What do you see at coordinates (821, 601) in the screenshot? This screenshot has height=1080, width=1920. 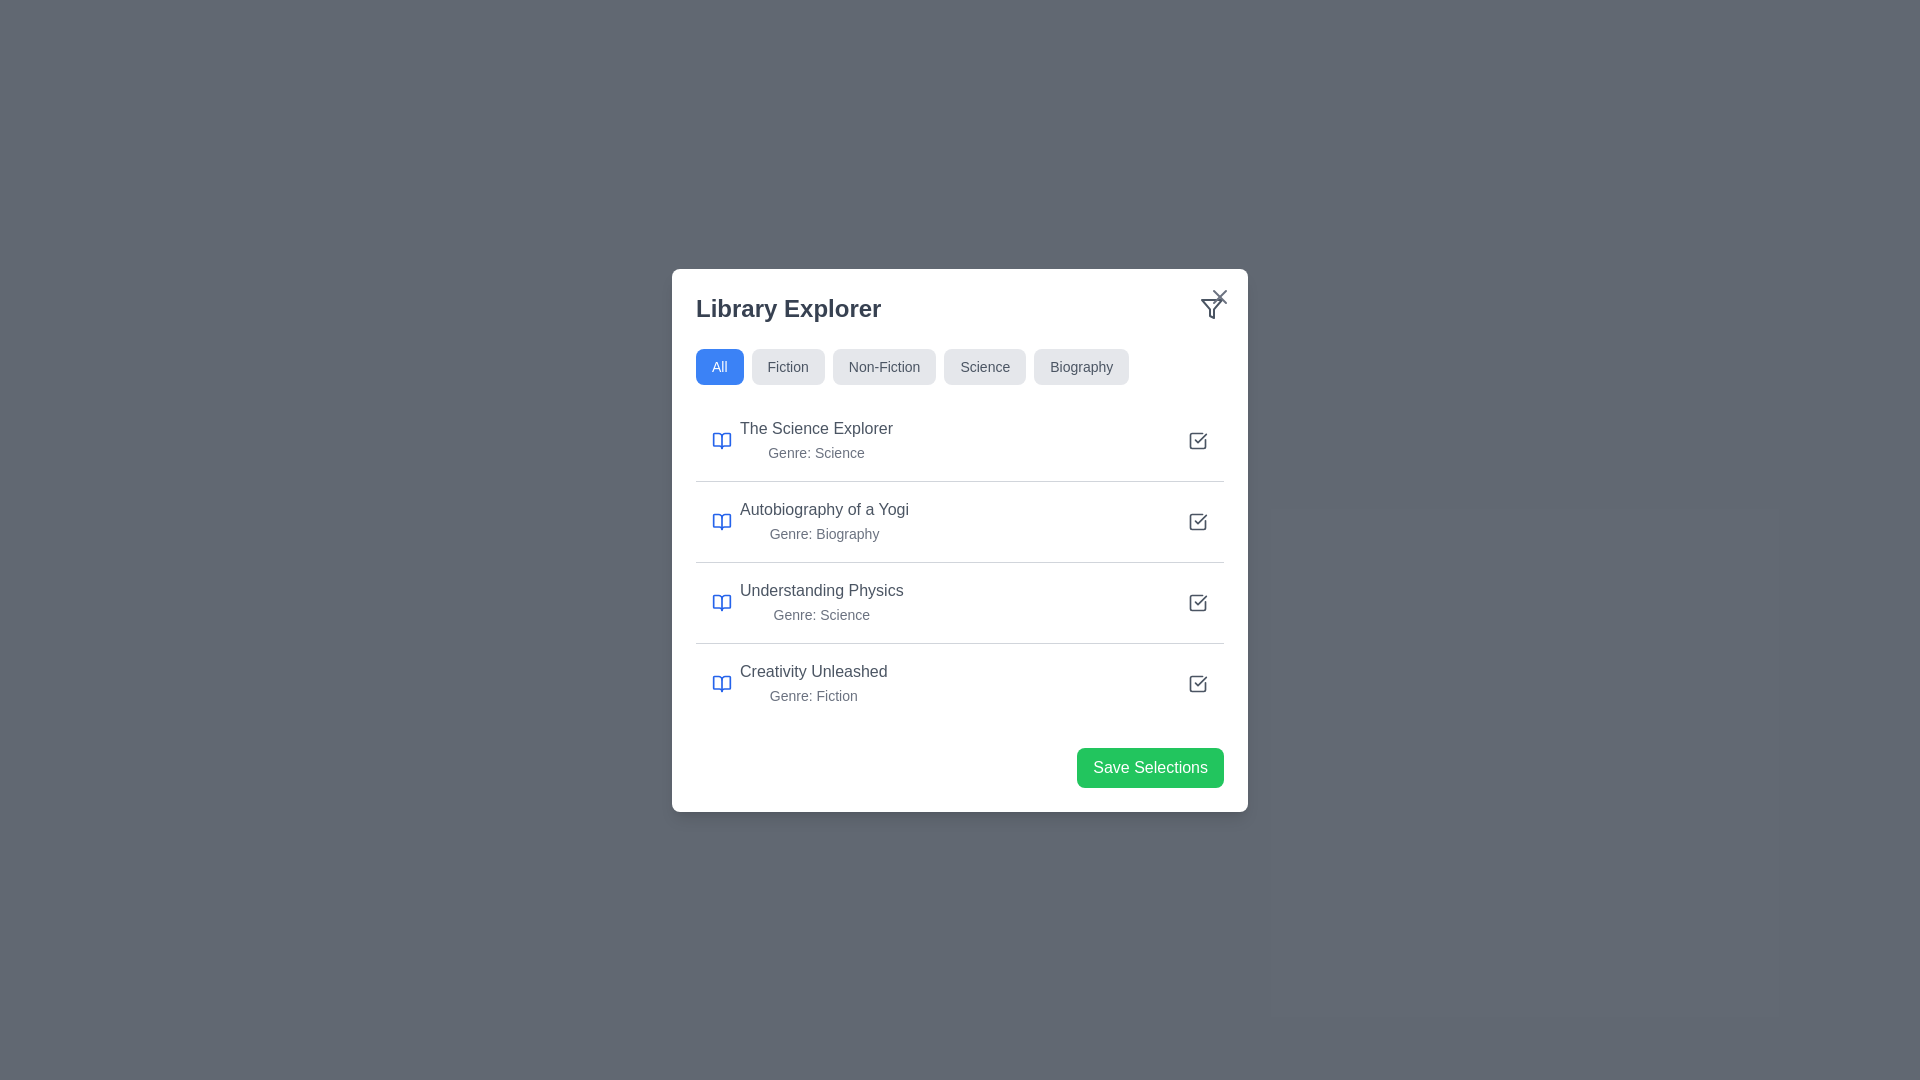 I see `the text block labeled 'Understanding Physics'` at bounding box center [821, 601].